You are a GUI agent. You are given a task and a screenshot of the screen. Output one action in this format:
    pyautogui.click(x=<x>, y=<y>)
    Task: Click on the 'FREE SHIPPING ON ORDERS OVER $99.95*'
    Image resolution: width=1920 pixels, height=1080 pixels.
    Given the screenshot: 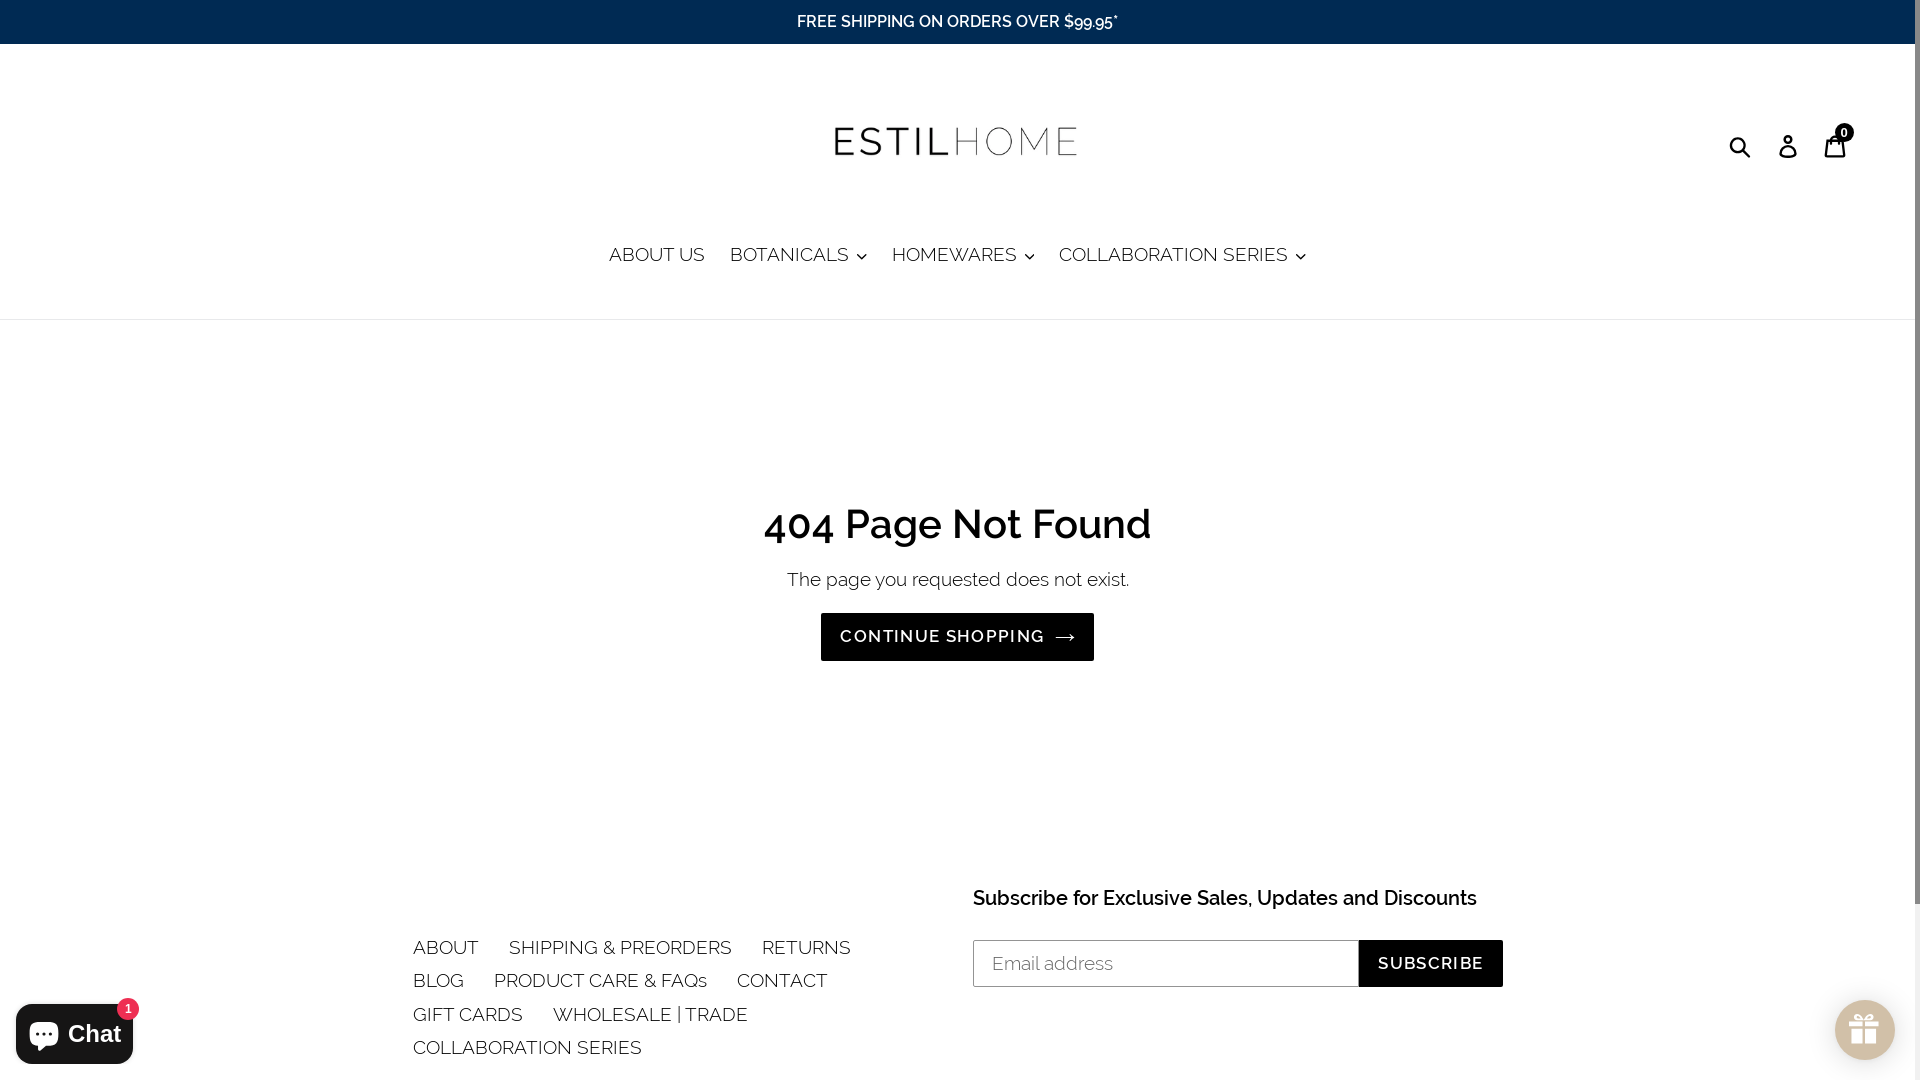 What is the action you would take?
    pyautogui.click(x=956, y=22)
    